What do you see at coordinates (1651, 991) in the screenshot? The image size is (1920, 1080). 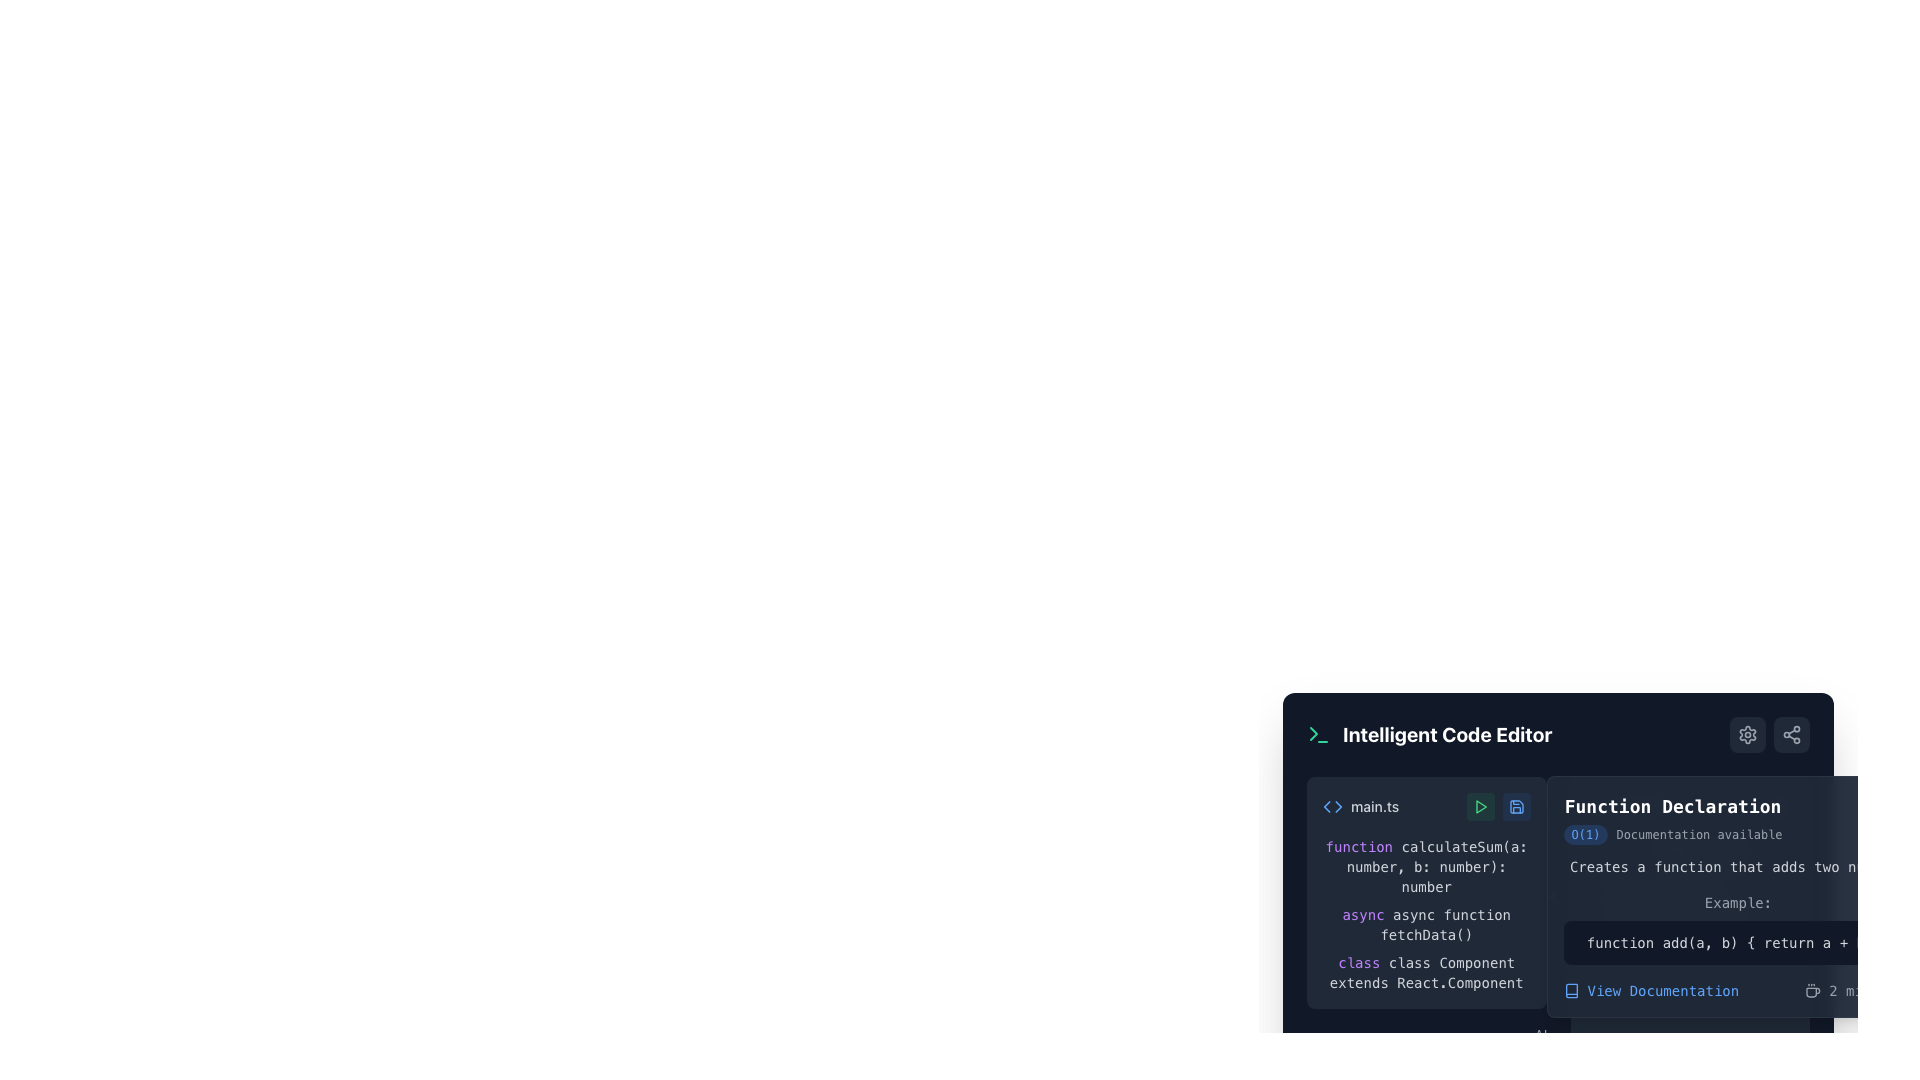 I see `the first hyperlink (anchor tag) with an icon that provides access to documentation` at bounding box center [1651, 991].